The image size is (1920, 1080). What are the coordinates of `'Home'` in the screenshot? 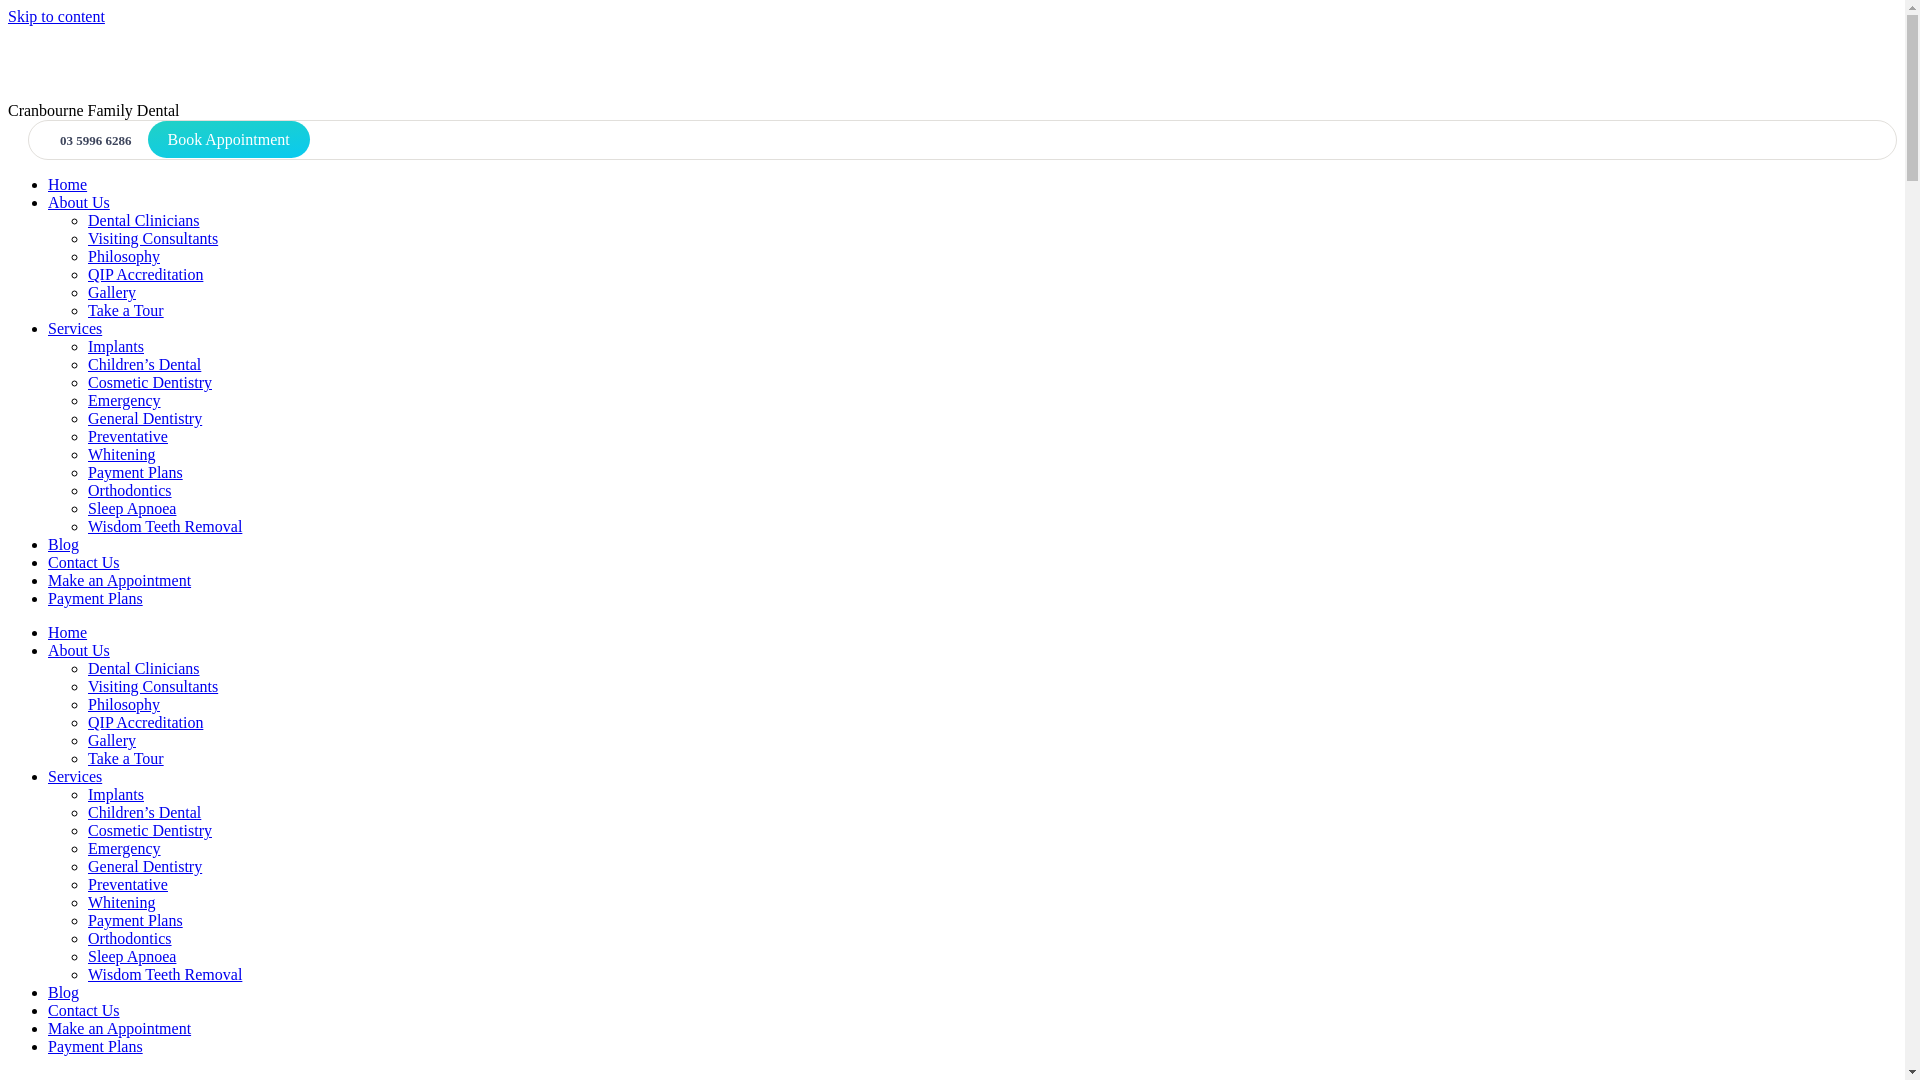 It's located at (67, 632).